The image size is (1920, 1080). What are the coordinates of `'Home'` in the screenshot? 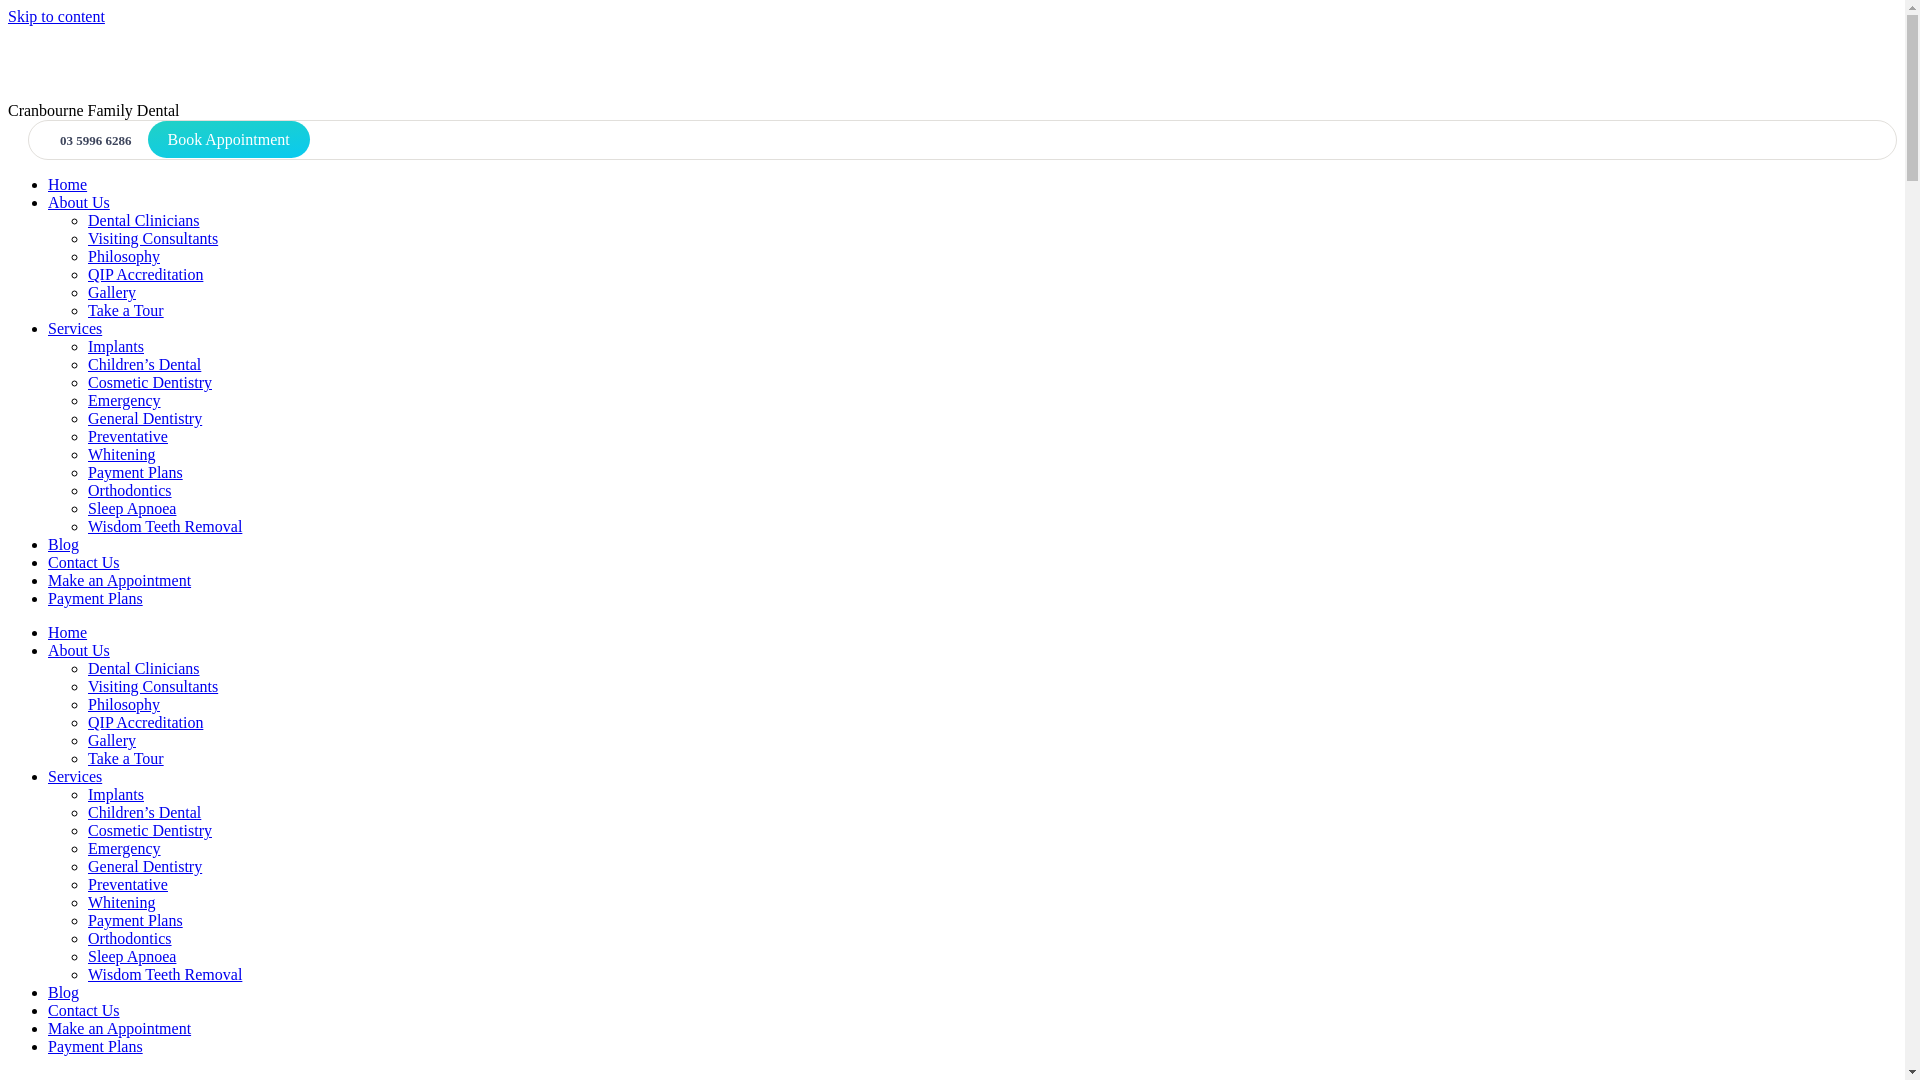 It's located at (67, 632).